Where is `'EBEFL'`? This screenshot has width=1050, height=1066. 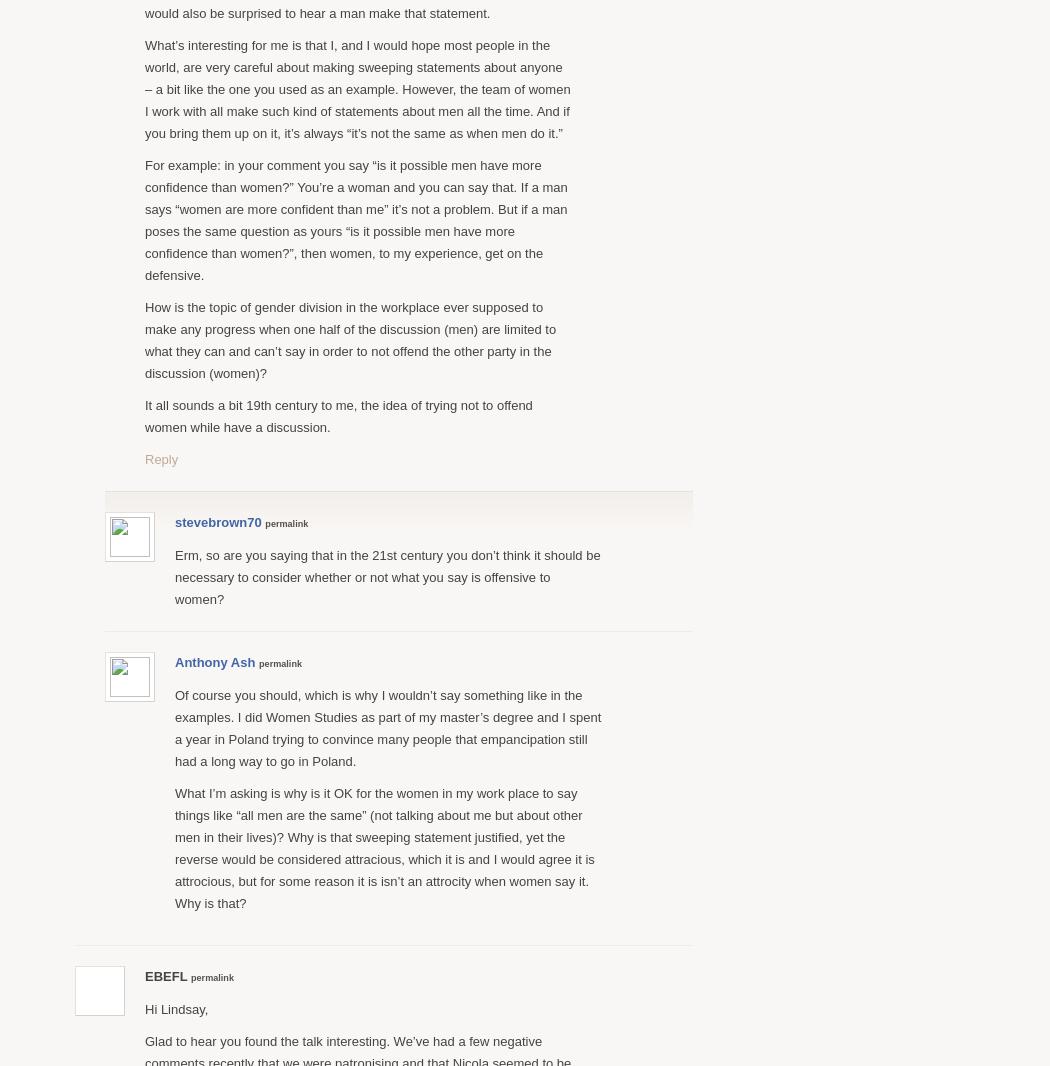
'EBEFL' is located at coordinates (168, 975).